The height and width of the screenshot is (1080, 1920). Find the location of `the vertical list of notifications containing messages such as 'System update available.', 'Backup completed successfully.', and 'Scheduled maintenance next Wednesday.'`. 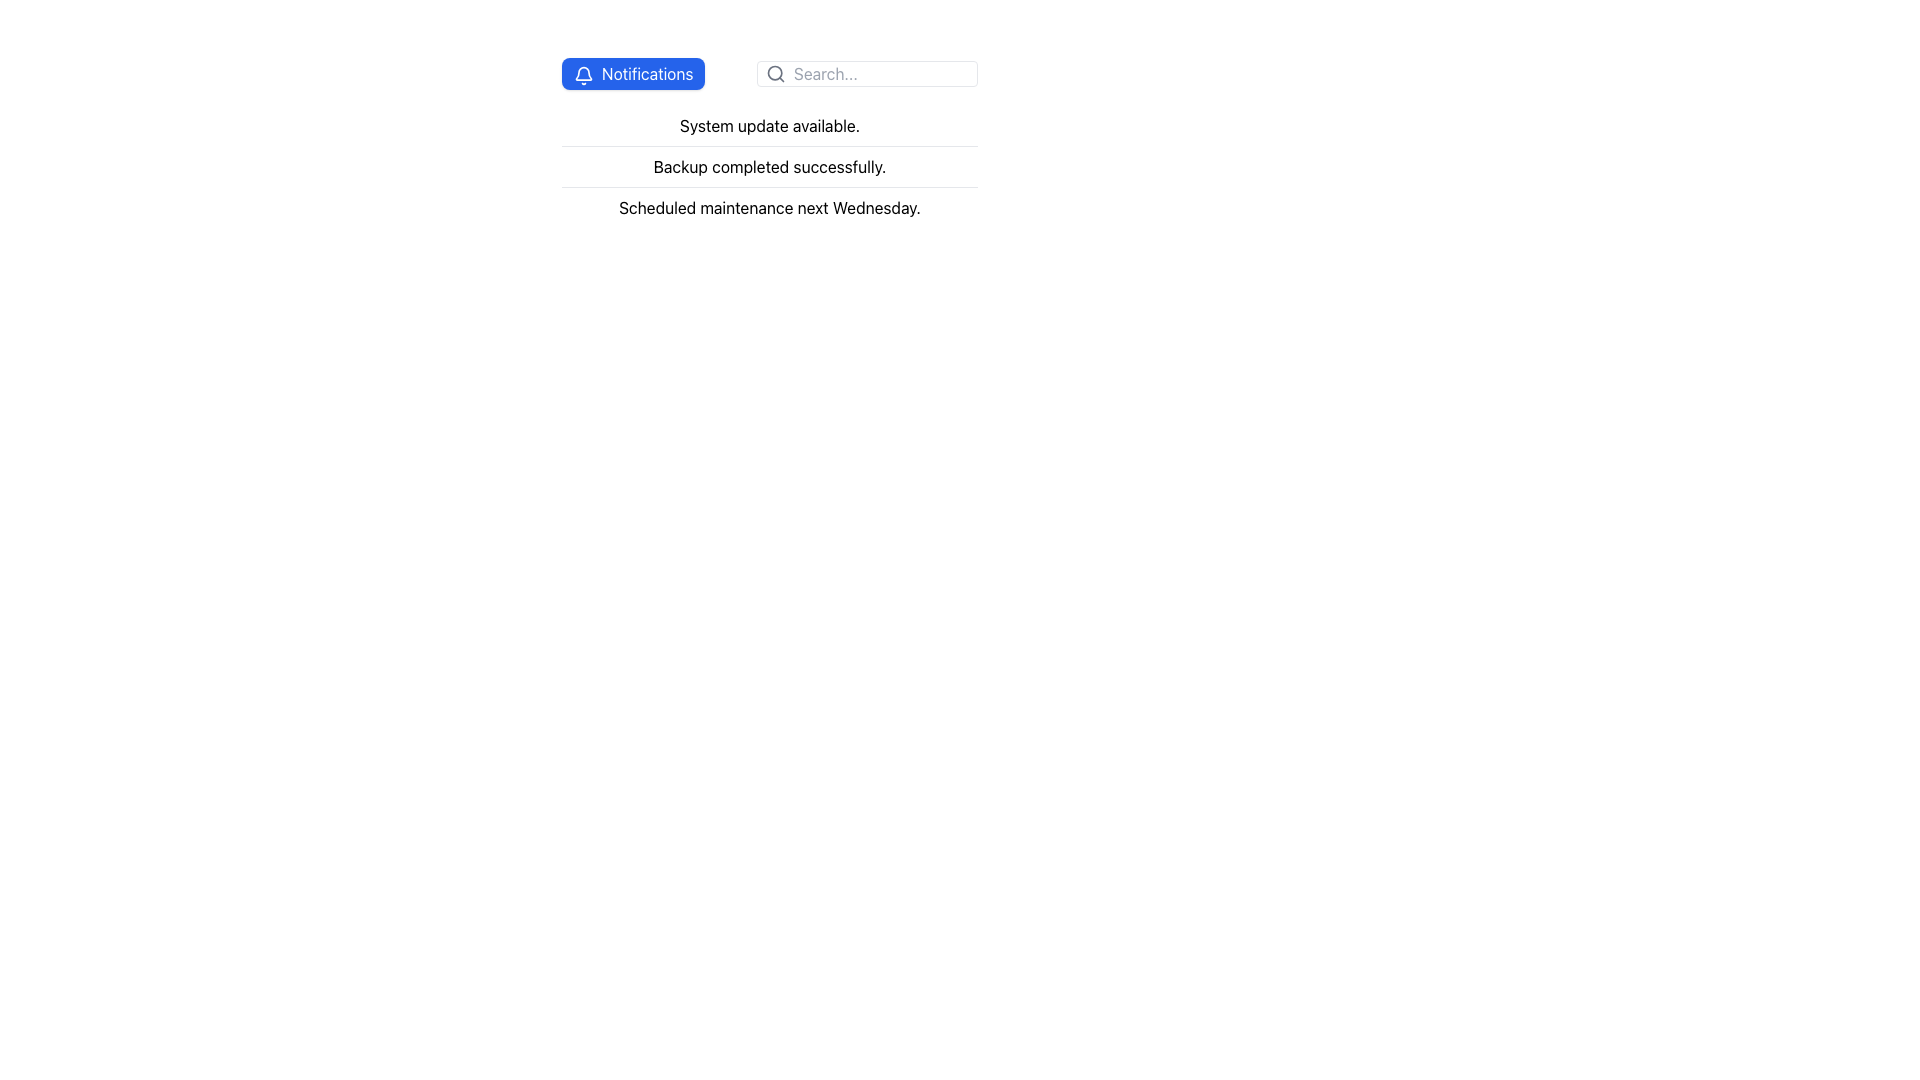

the vertical list of notifications containing messages such as 'System update available.', 'Backup completed successfully.', and 'Scheduled maintenance next Wednesday.' is located at coordinates (768, 165).